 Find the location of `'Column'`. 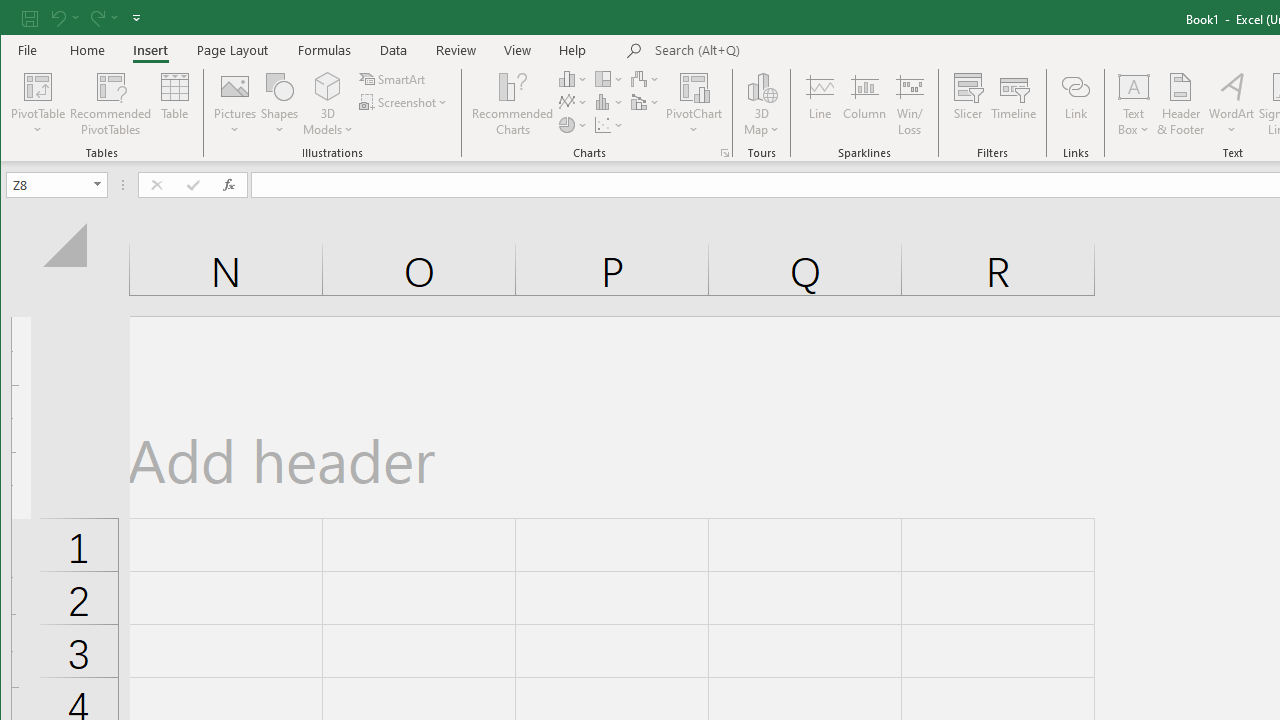

'Column' is located at coordinates (865, 104).